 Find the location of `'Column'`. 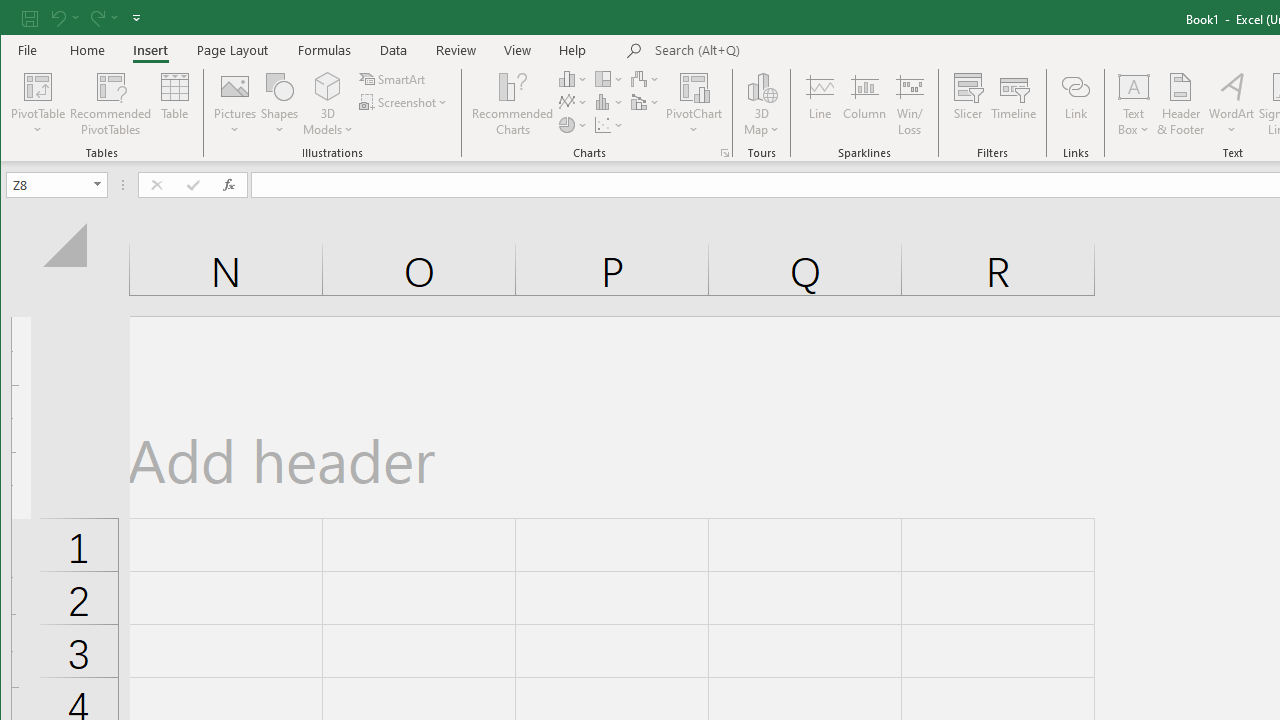

'Column' is located at coordinates (865, 104).